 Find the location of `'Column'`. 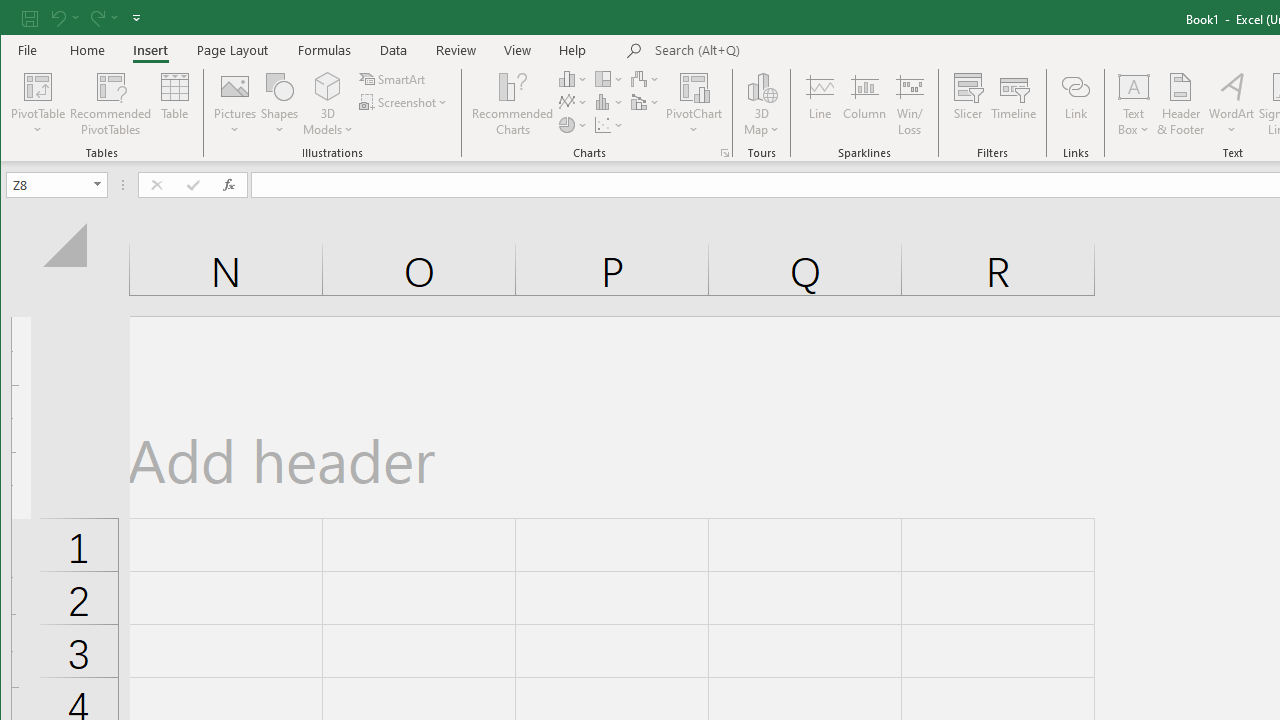

'Column' is located at coordinates (865, 104).